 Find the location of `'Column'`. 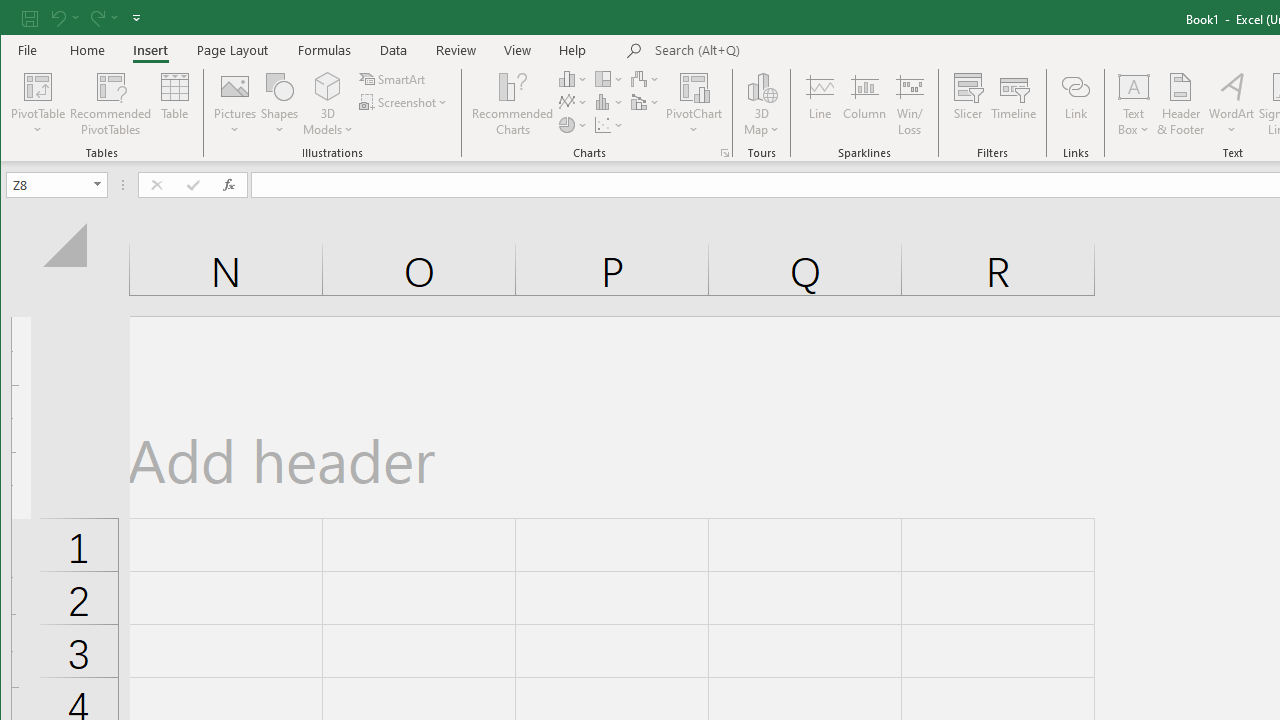

'Column' is located at coordinates (865, 104).